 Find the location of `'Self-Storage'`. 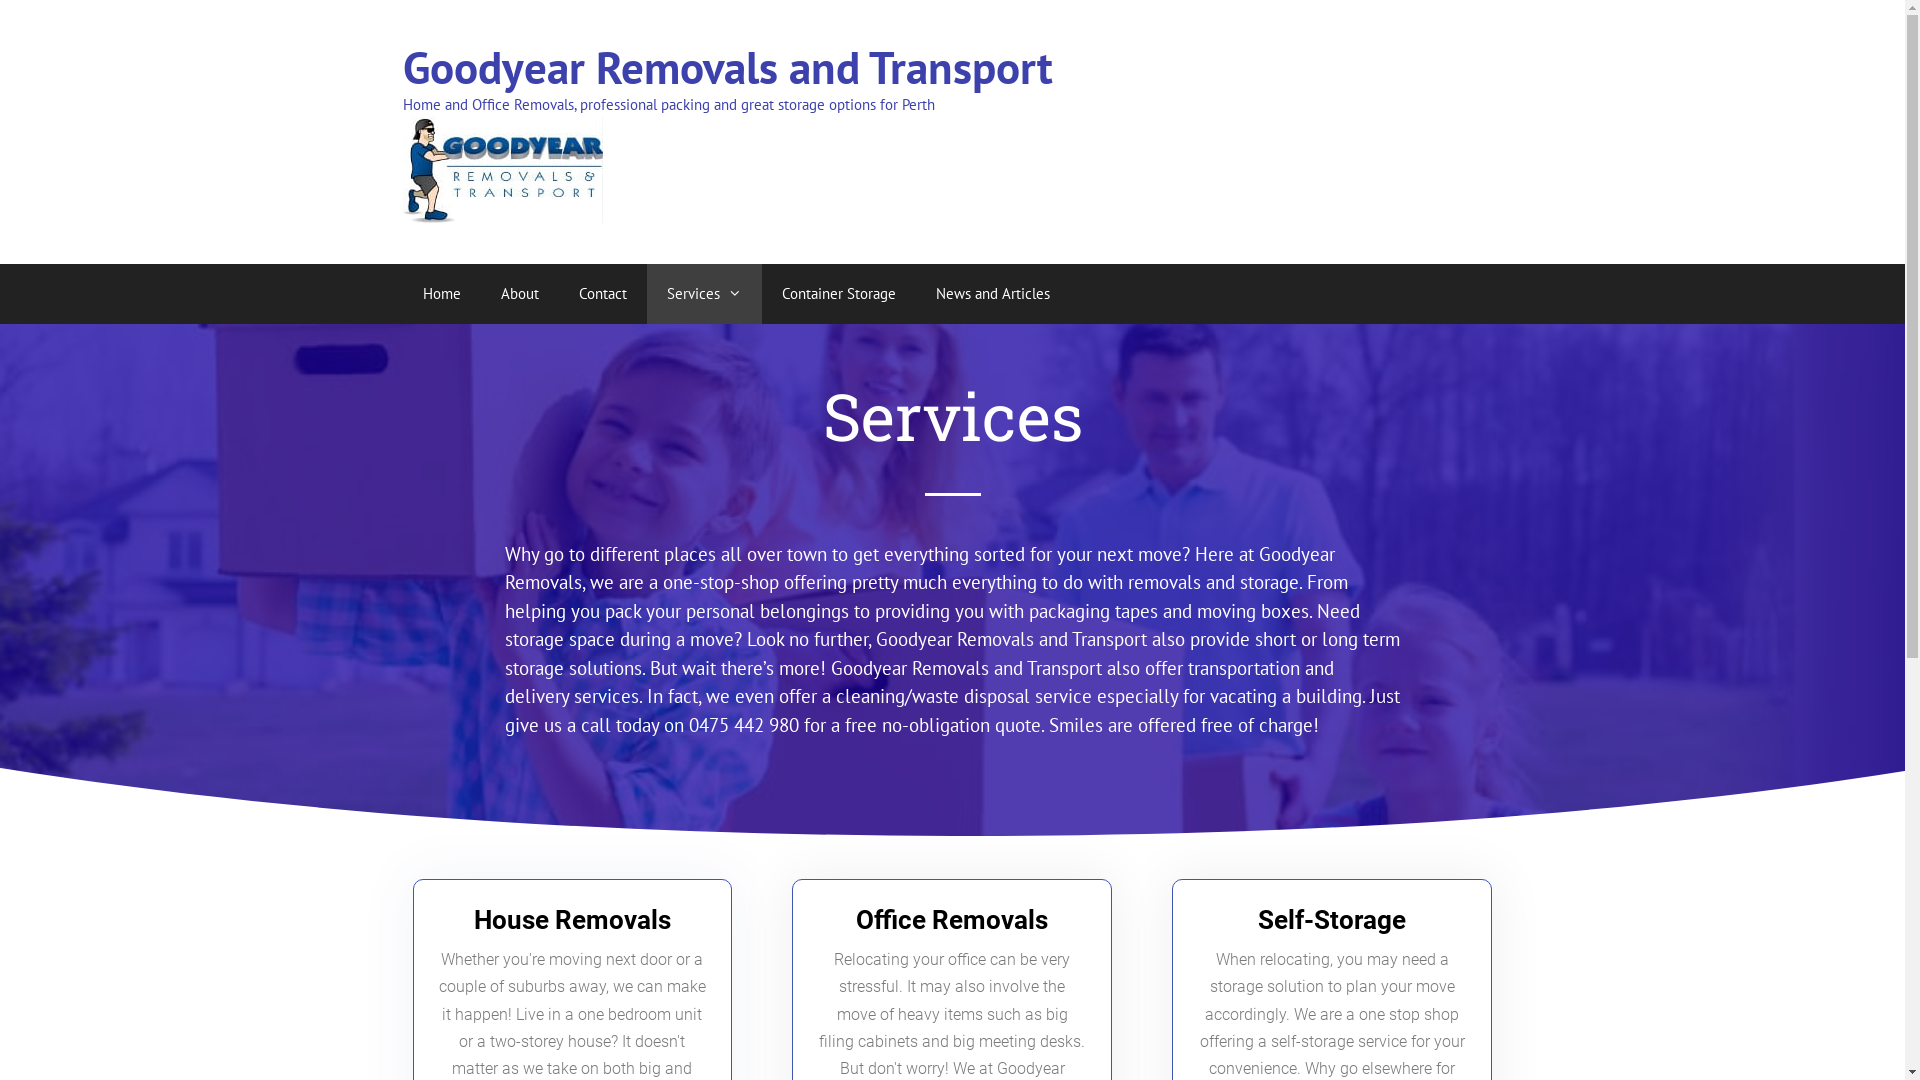

'Self-Storage' is located at coordinates (1331, 920).